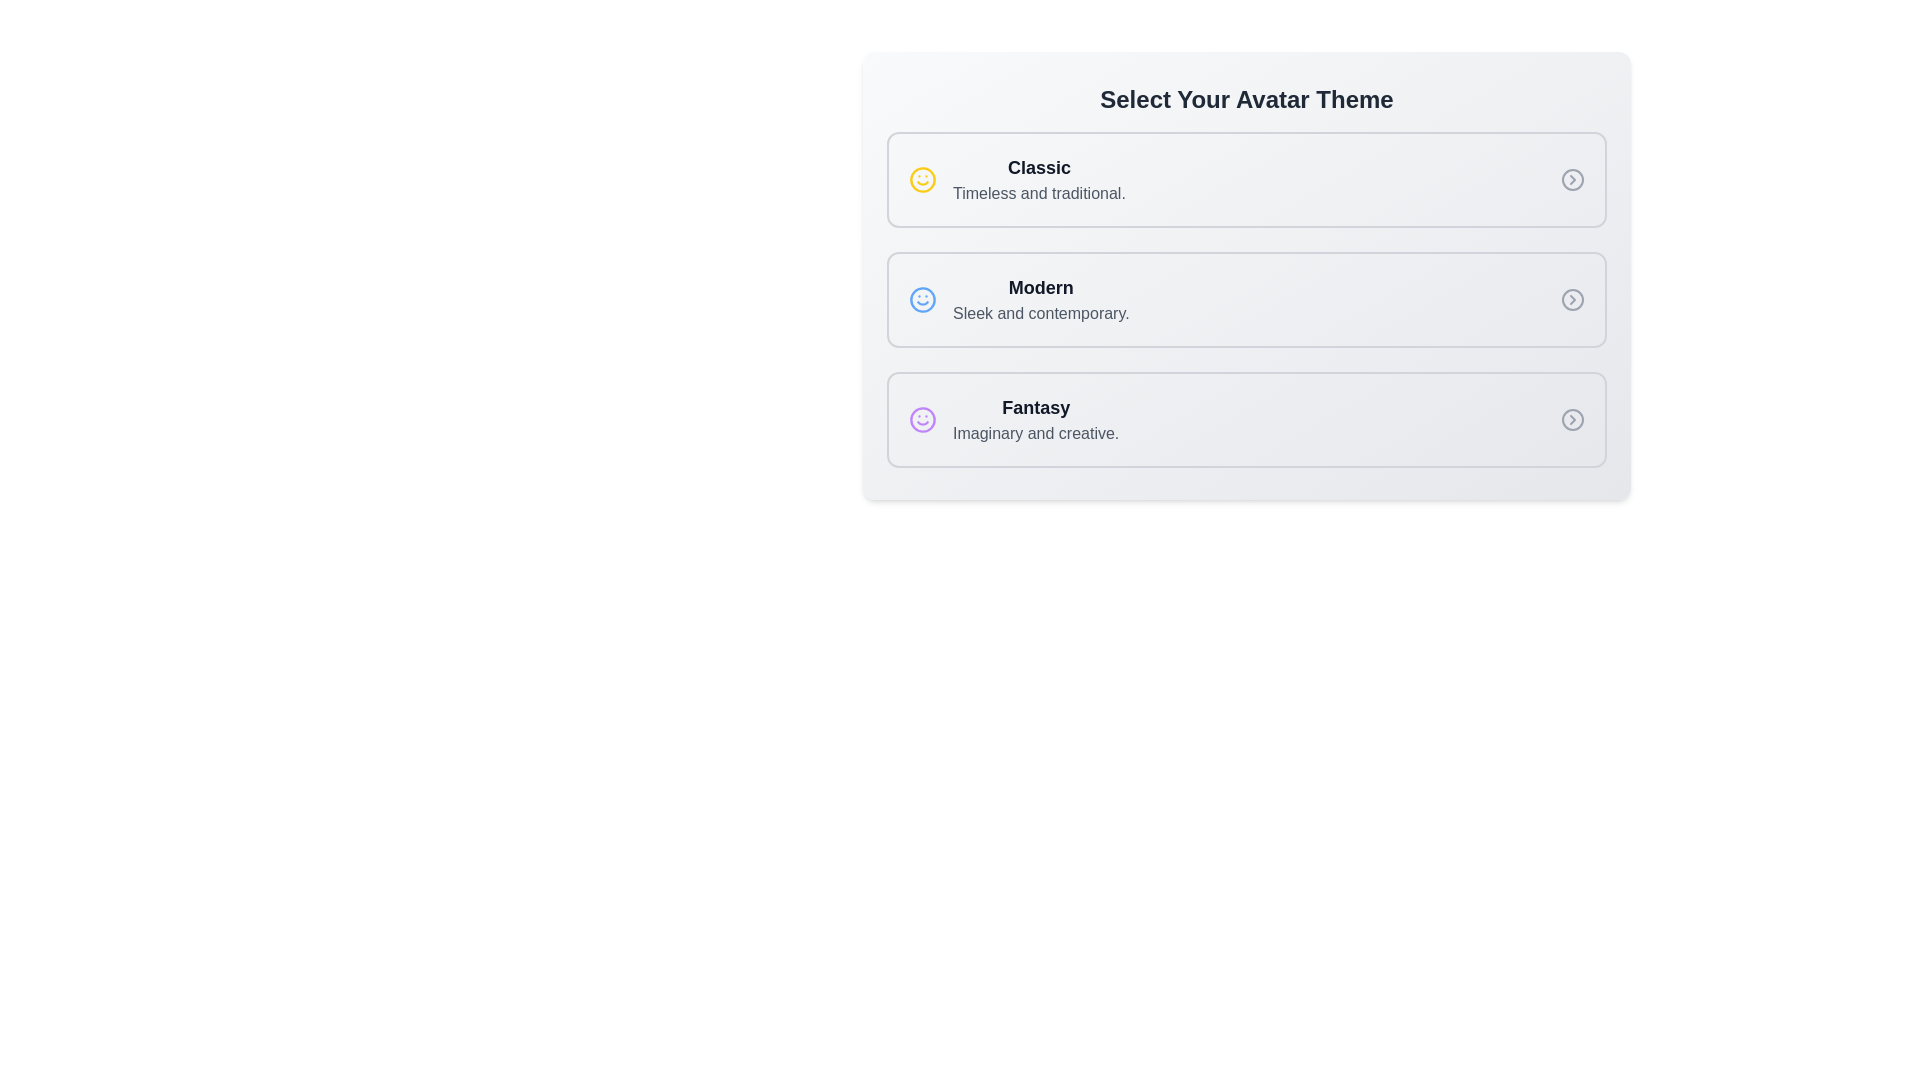 This screenshot has height=1080, width=1920. What do you see at coordinates (921, 180) in the screenshot?
I see `the circular component with a yellow outline that forms part of the smiley face icon in the 'Select Your Avatar Theme' section` at bounding box center [921, 180].